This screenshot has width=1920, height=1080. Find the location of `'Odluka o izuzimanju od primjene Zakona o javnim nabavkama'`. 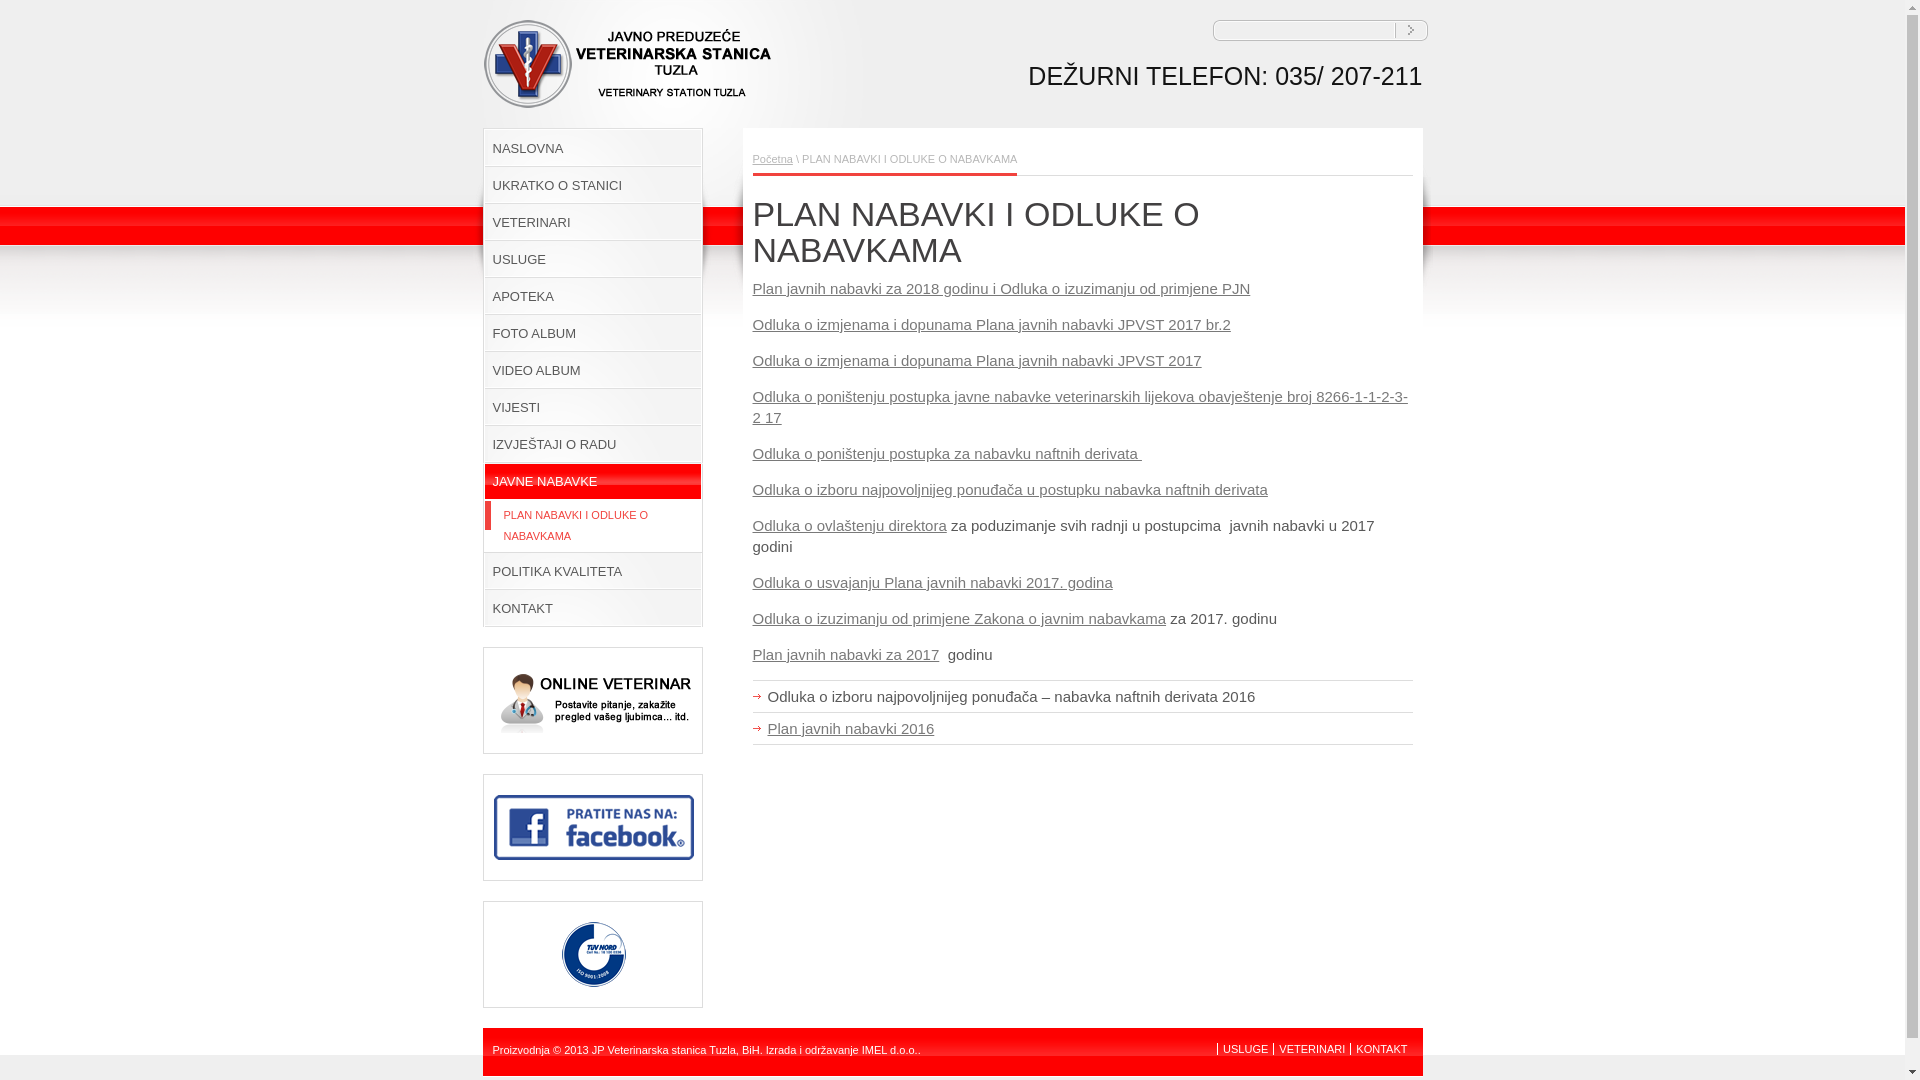

'Odluka o izuzimanju od primjene Zakona o javnim nabavkama' is located at coordinates (958, 617).